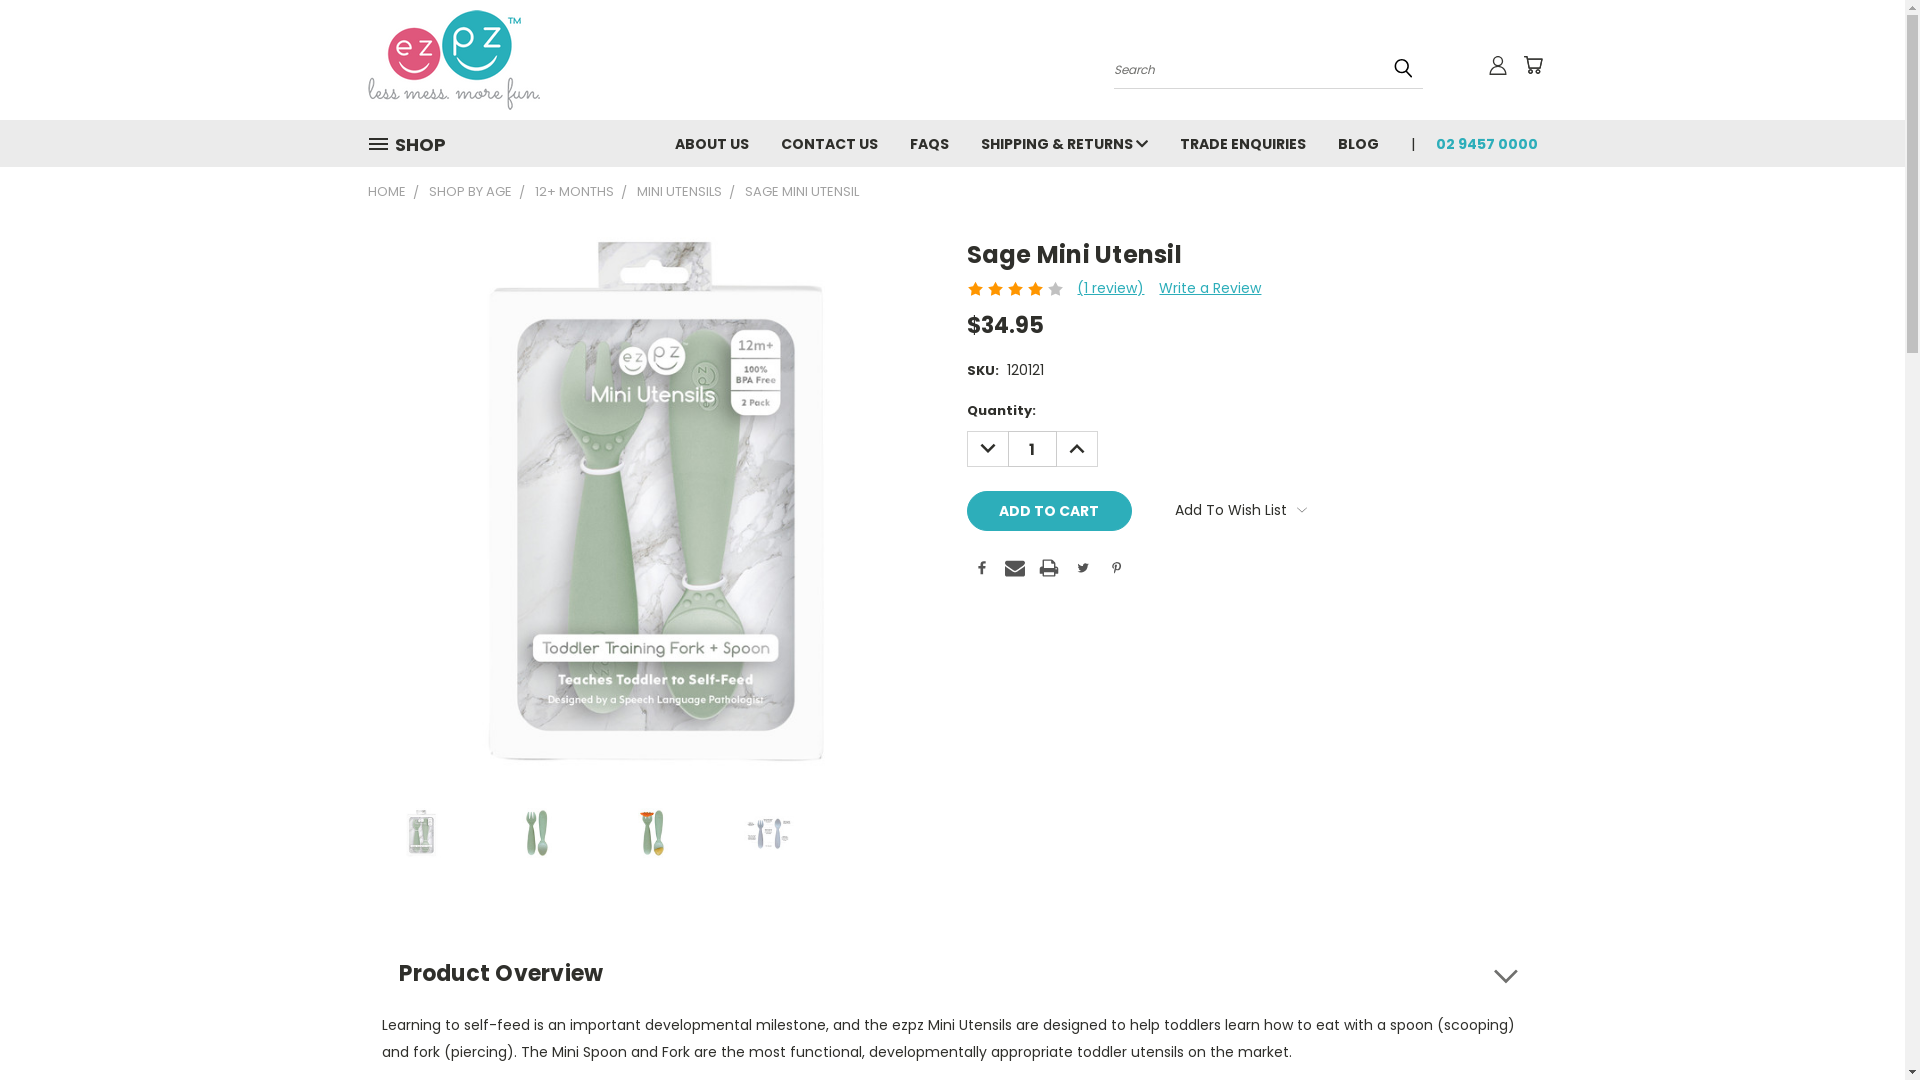 This screenshot has height=1080, width=1920. What do you see at coordinates (1075, 288) in the screenshot?
I see `'(1 review)'` at bounding box center [1075, 288].